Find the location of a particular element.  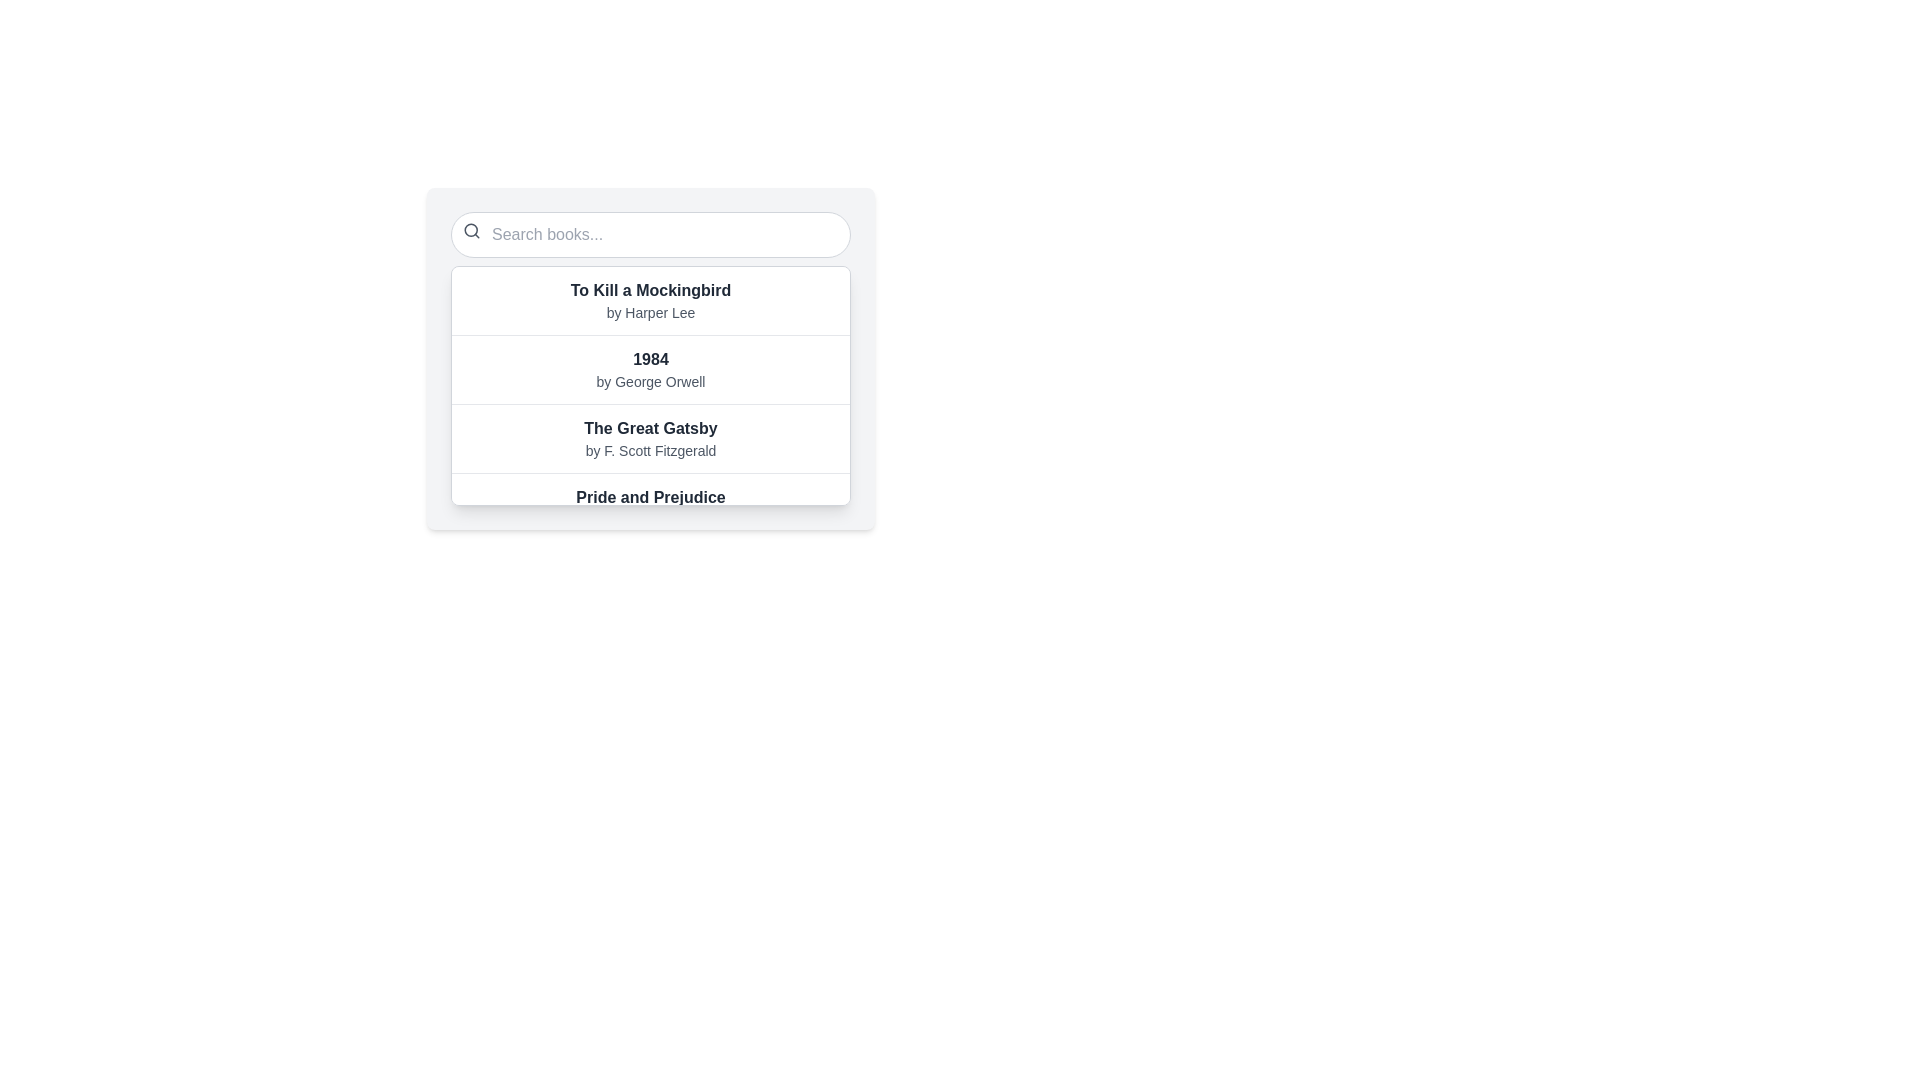

the selectable list item representing 'Pride and Prejudice' by Jane Austen is located at coordinates (651, 506).